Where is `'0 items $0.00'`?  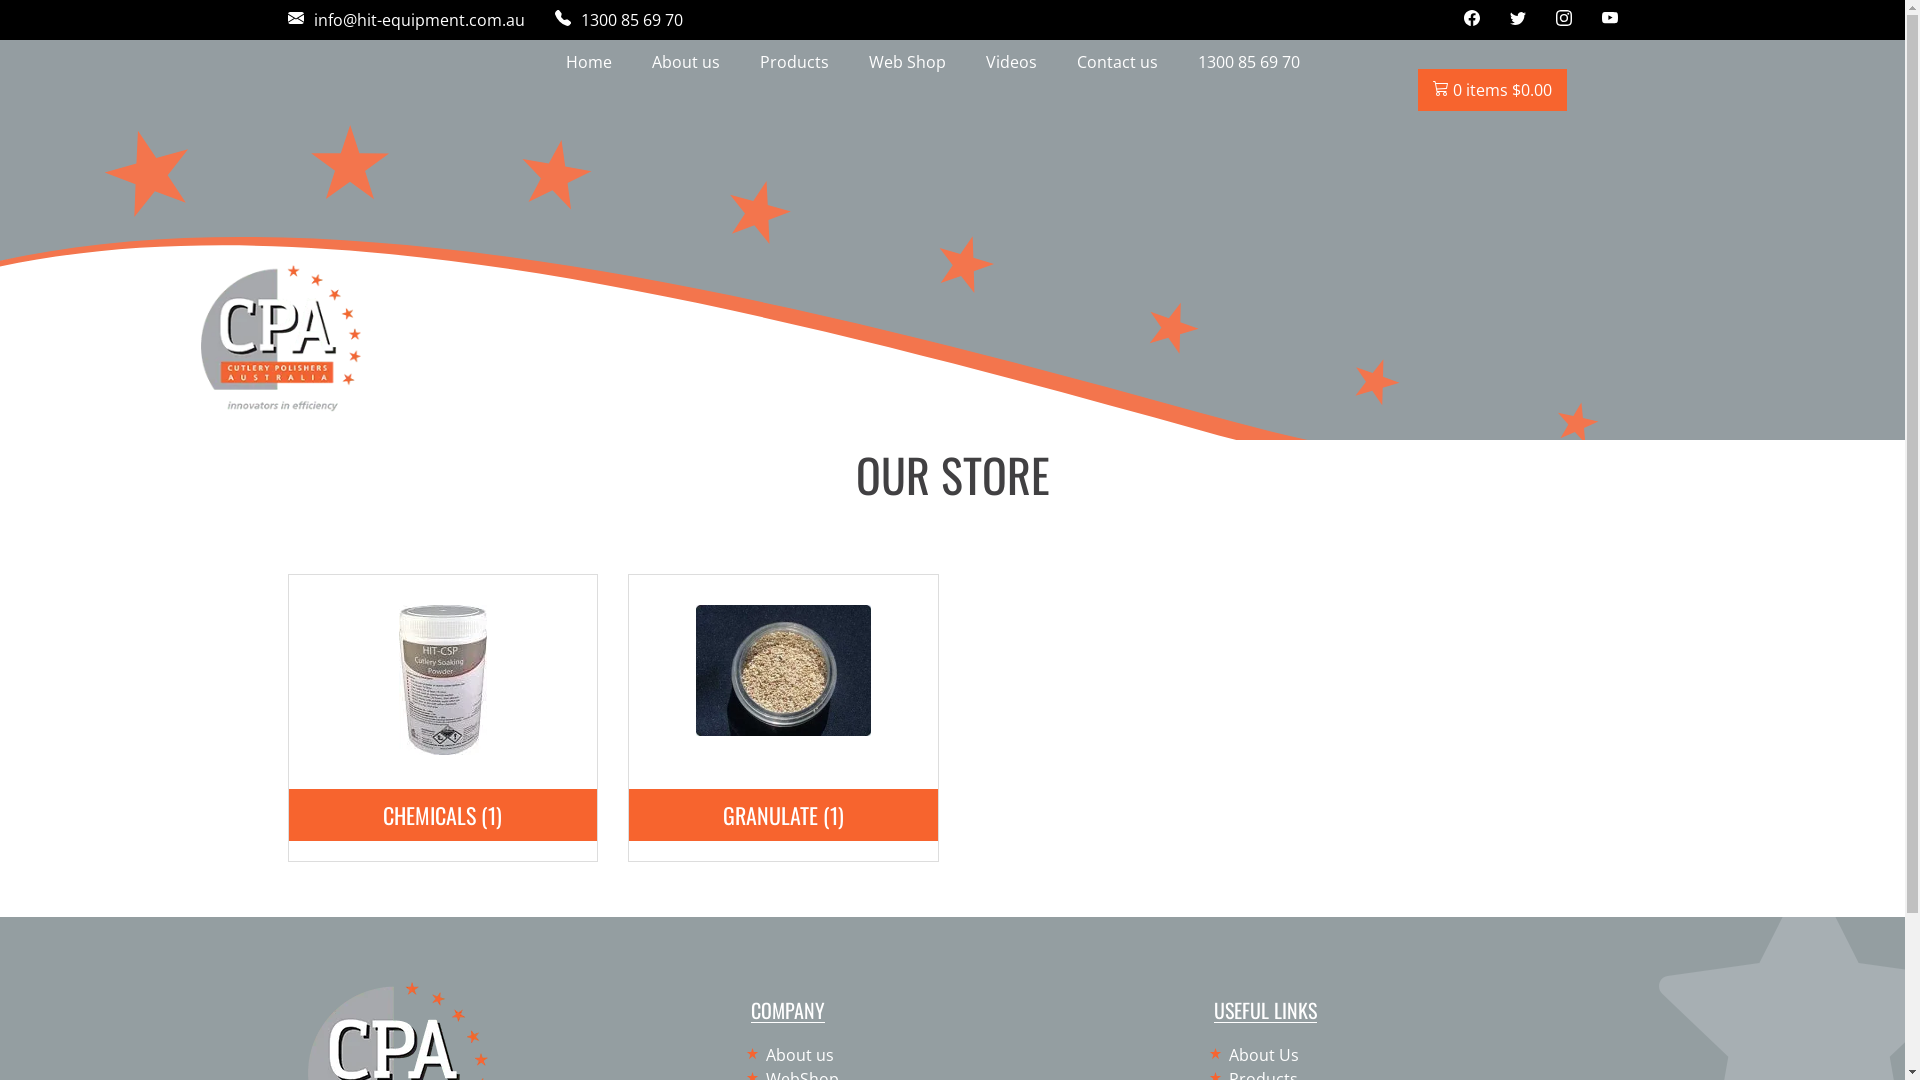 '0 items $0.00' is located at coordinates (1492, 88).